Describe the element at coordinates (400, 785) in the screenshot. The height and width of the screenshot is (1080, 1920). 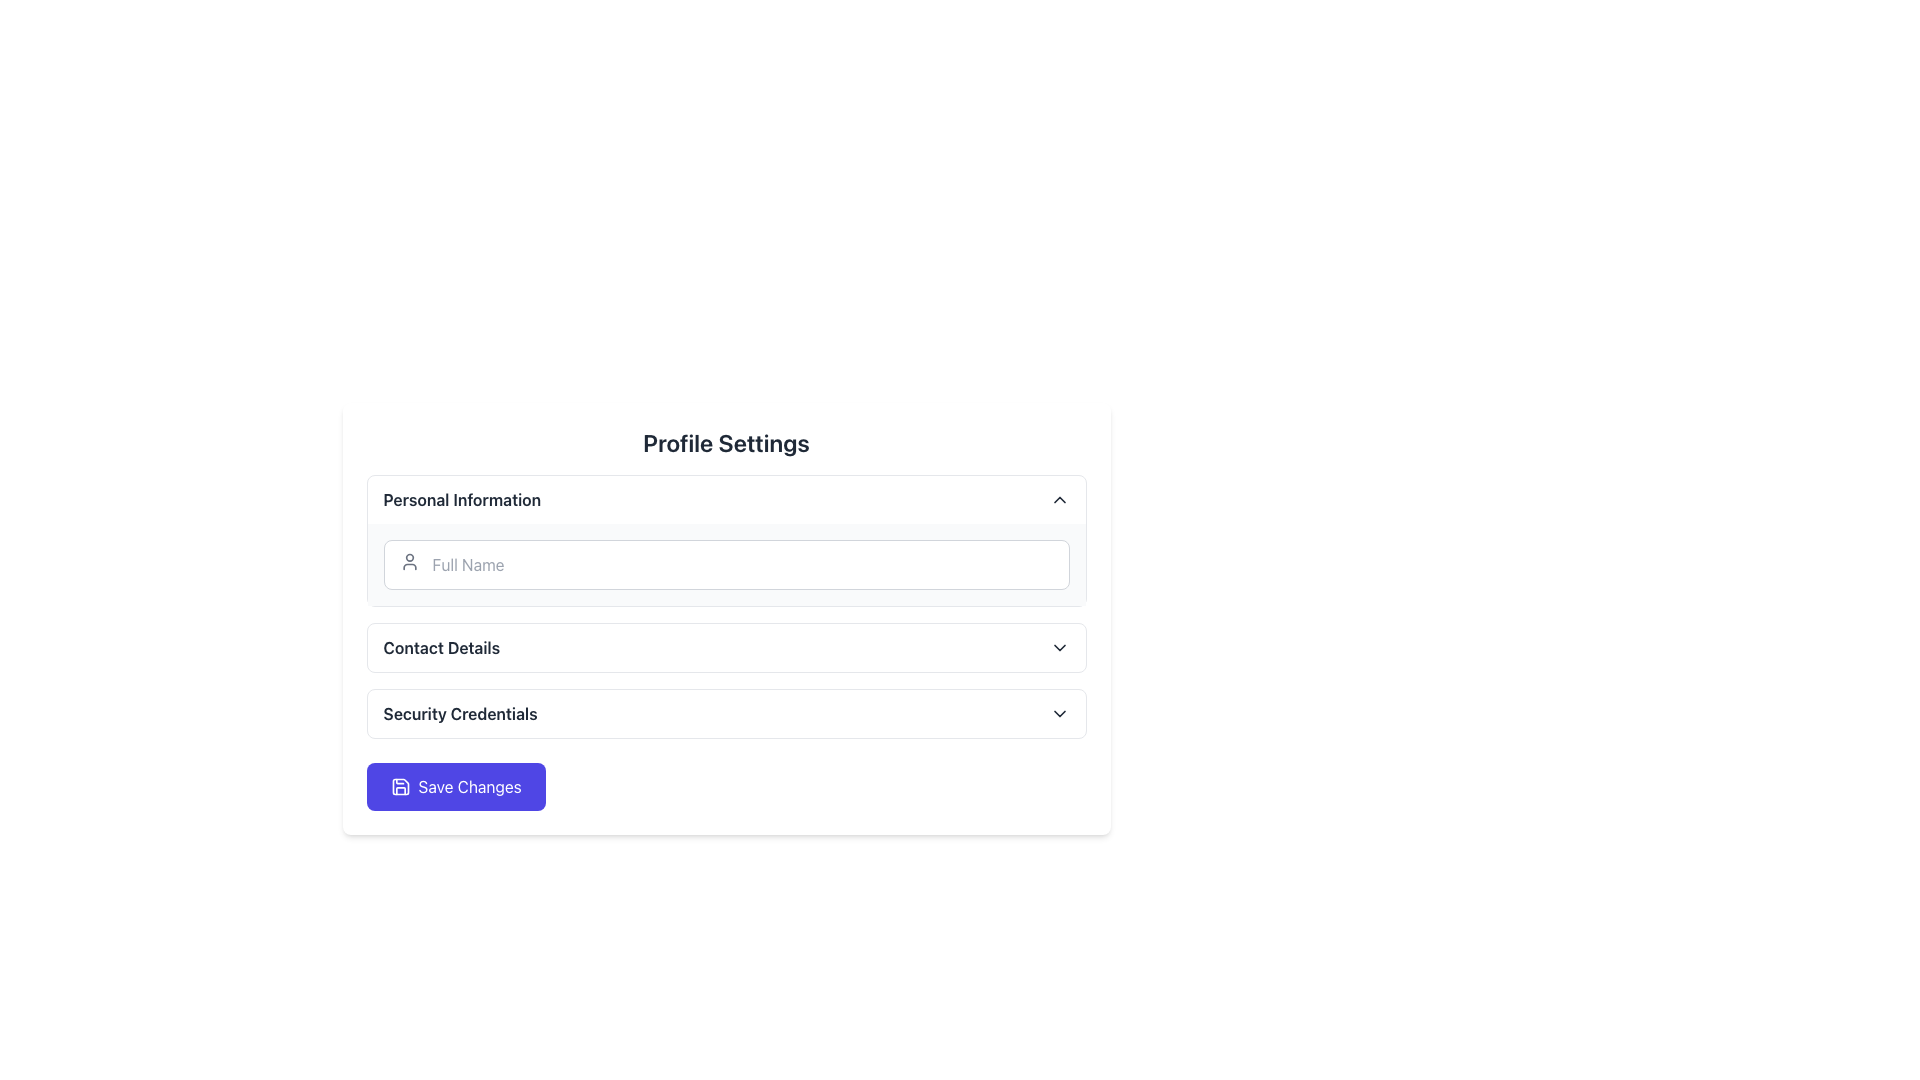
I see `the icon within the 'Save Changes' button, which visually indicates its purpose to save changes made in the form` at that location.